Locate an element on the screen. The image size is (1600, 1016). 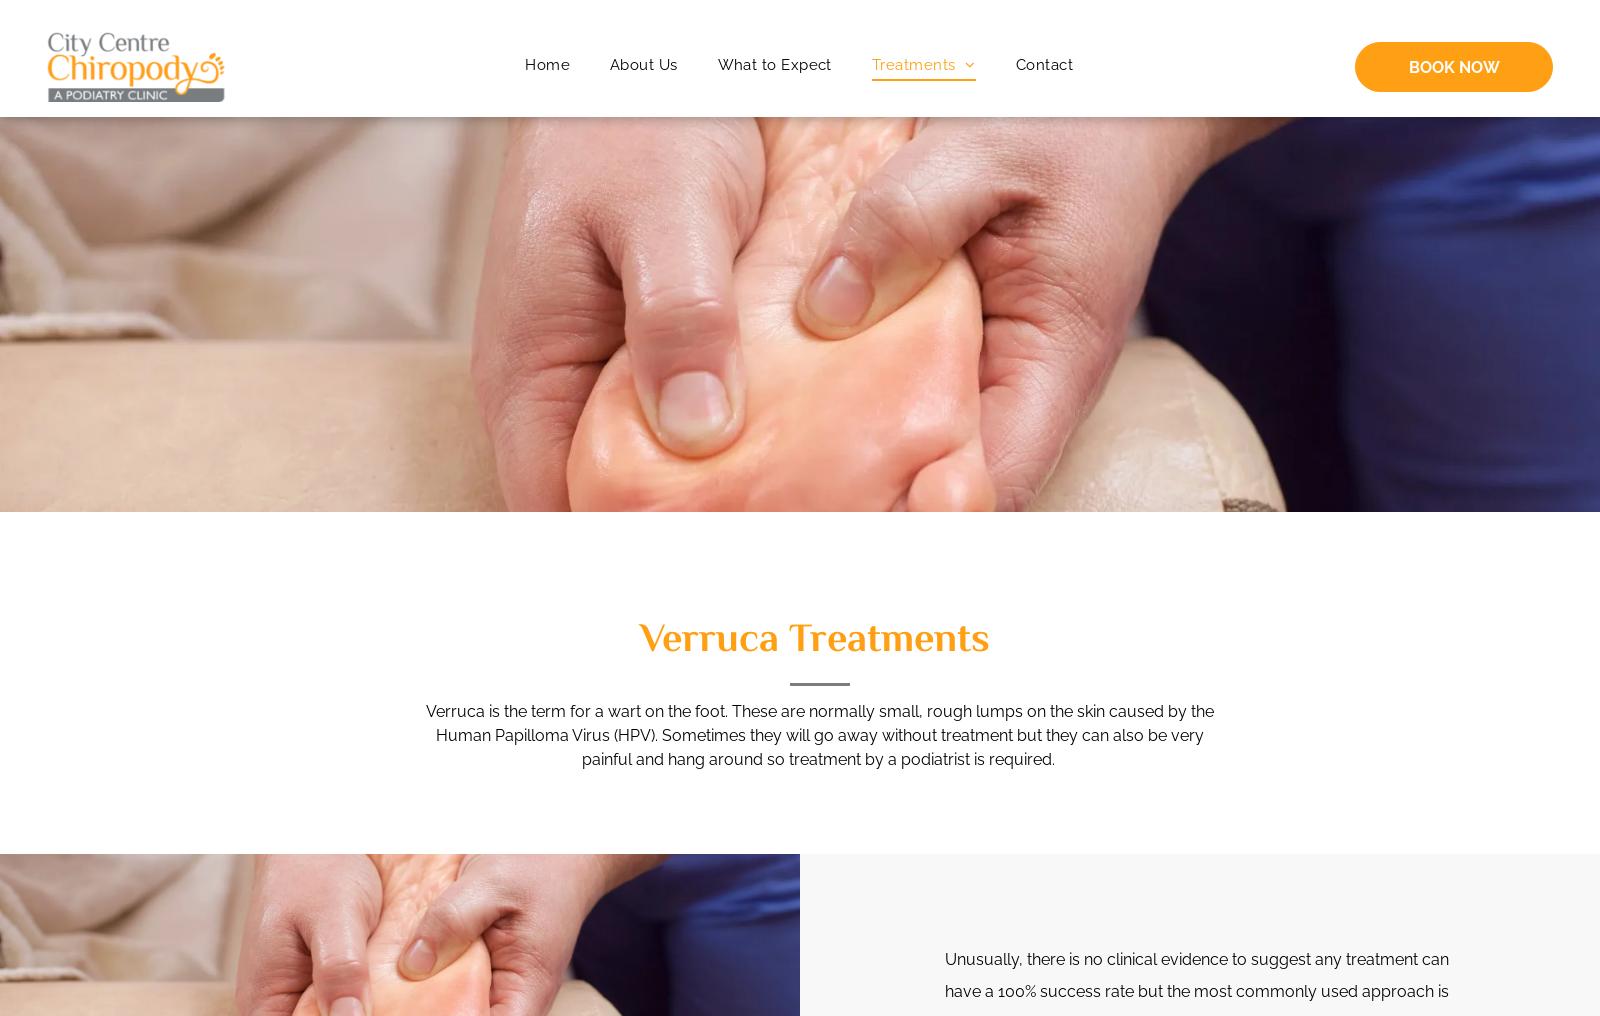
'Share by:' is located at coordinates (82, 49).